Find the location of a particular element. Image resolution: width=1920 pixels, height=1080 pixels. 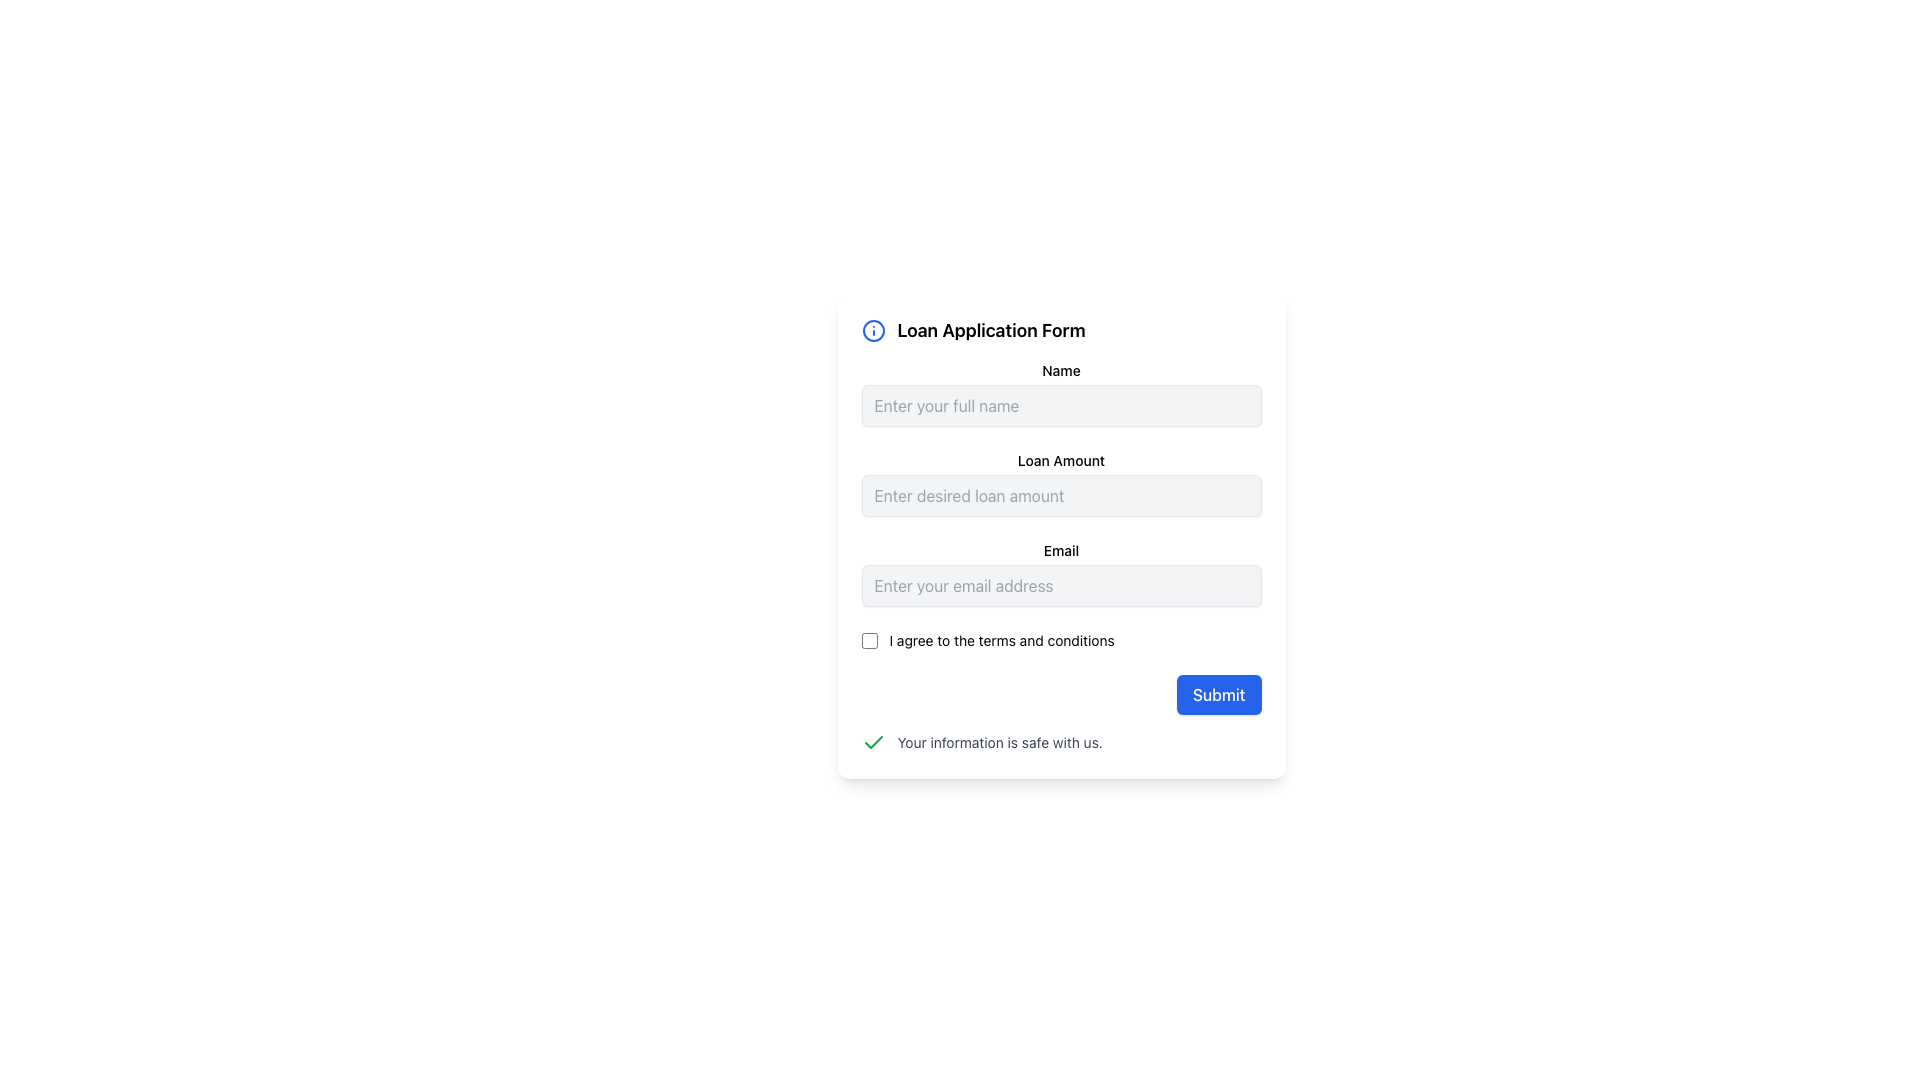

the 'Loan Amount' input field to observe visual changes such as highlighting or border color changes is located at coordinates (1060, 483).